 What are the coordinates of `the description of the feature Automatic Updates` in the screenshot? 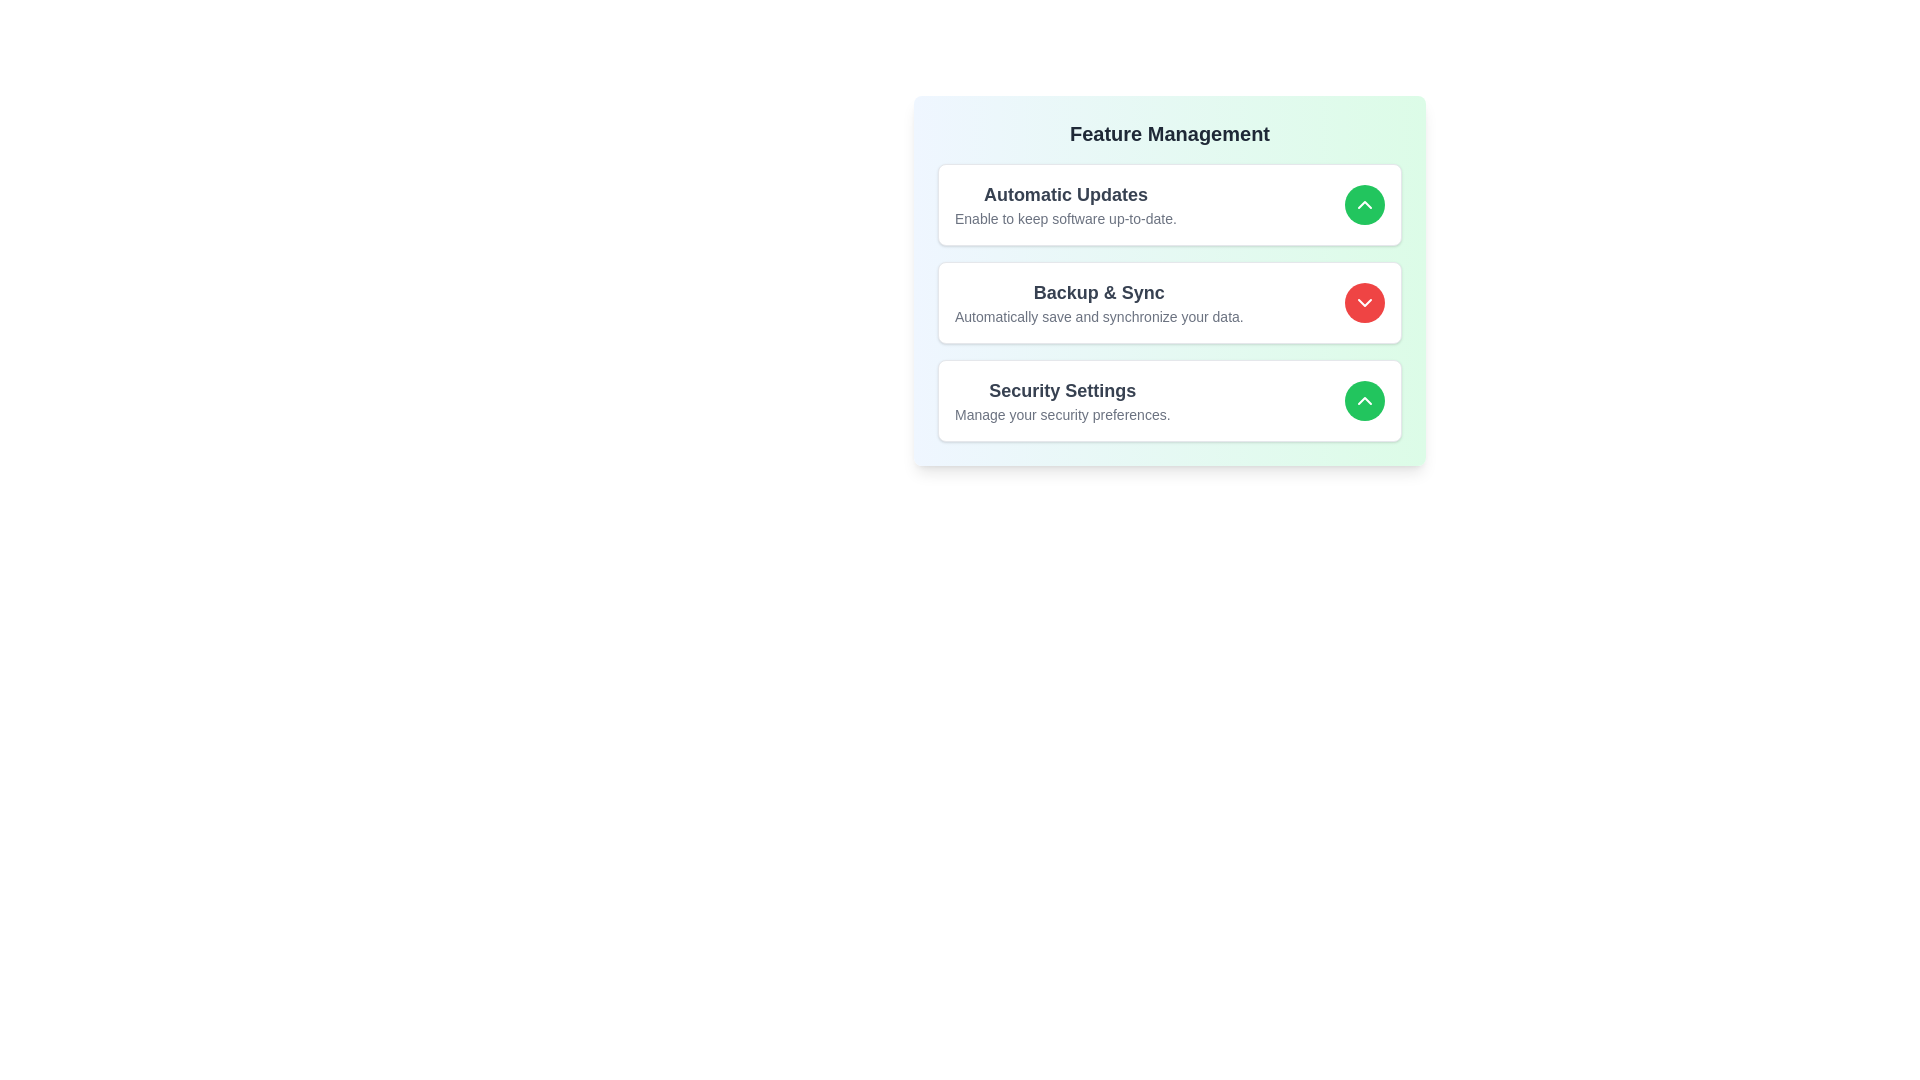 It's located at (1064, 204).